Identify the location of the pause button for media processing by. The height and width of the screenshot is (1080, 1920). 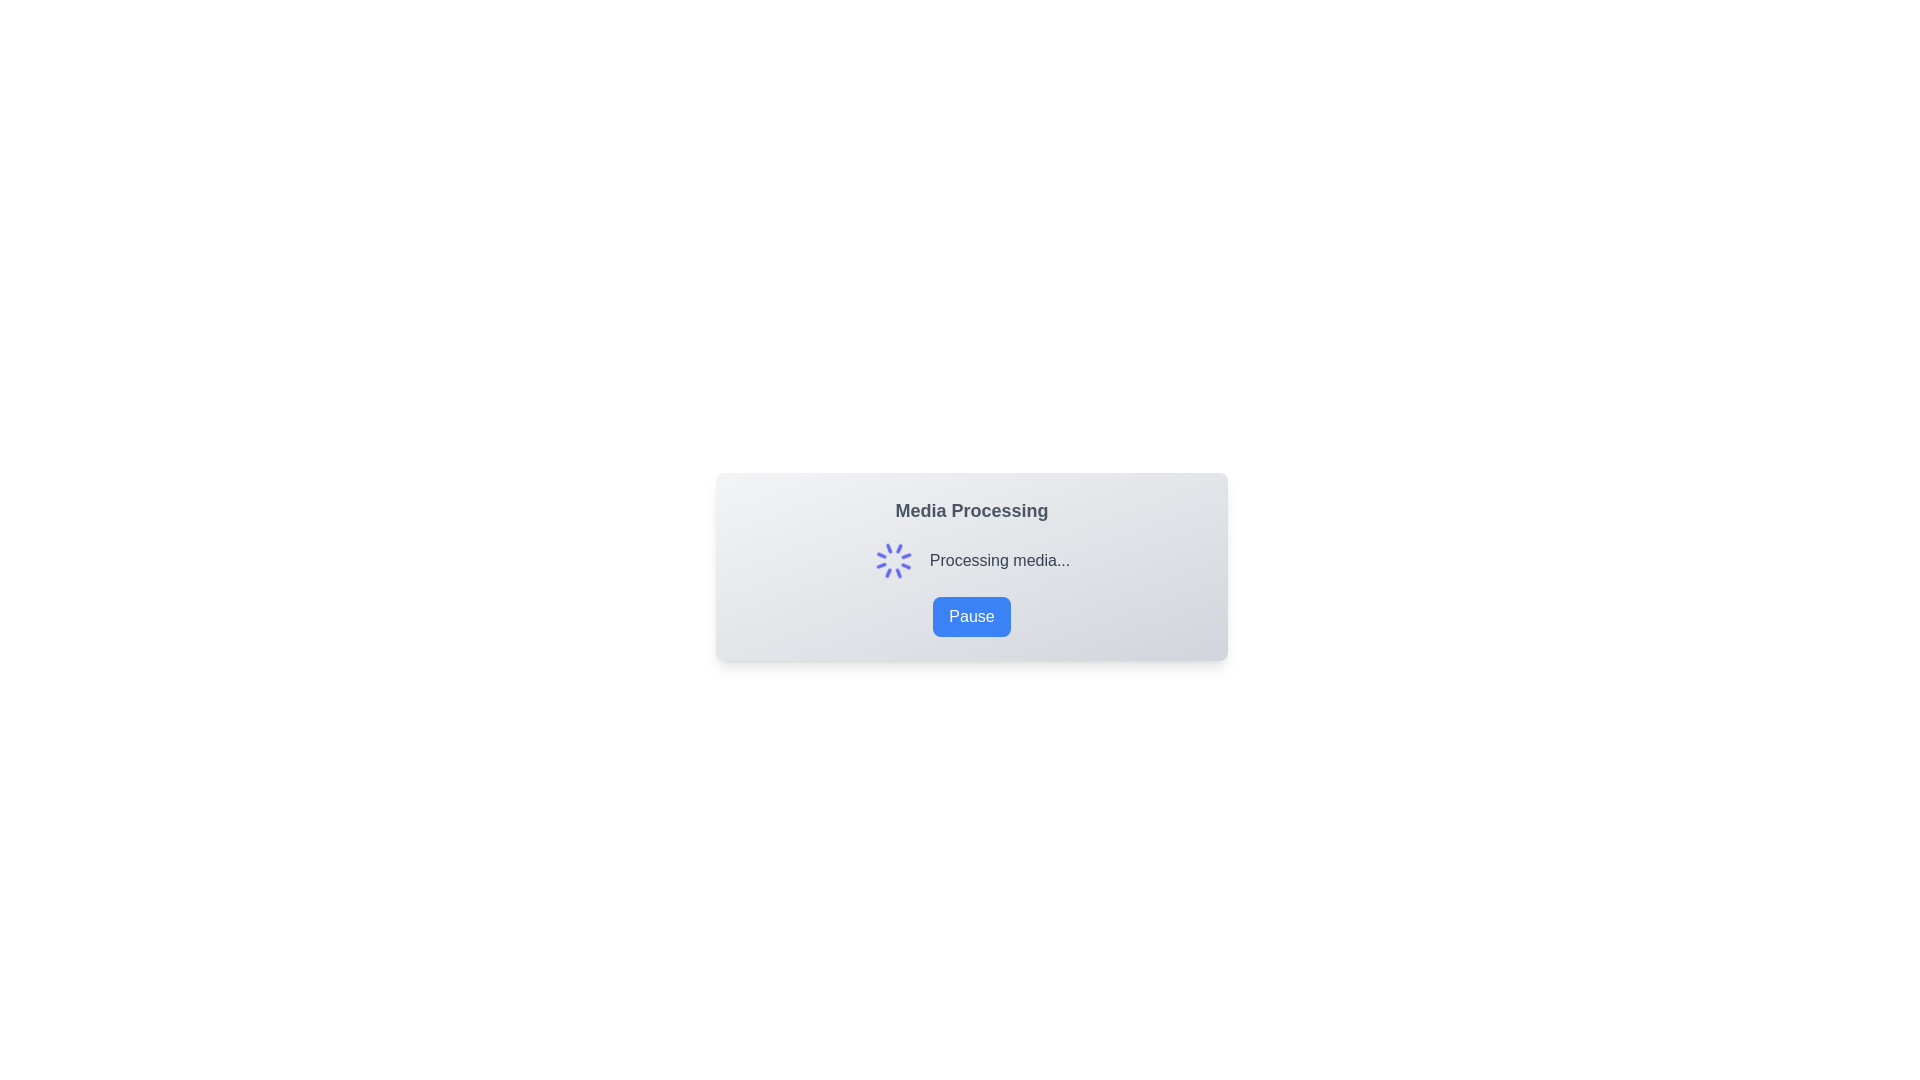
(971, 616).